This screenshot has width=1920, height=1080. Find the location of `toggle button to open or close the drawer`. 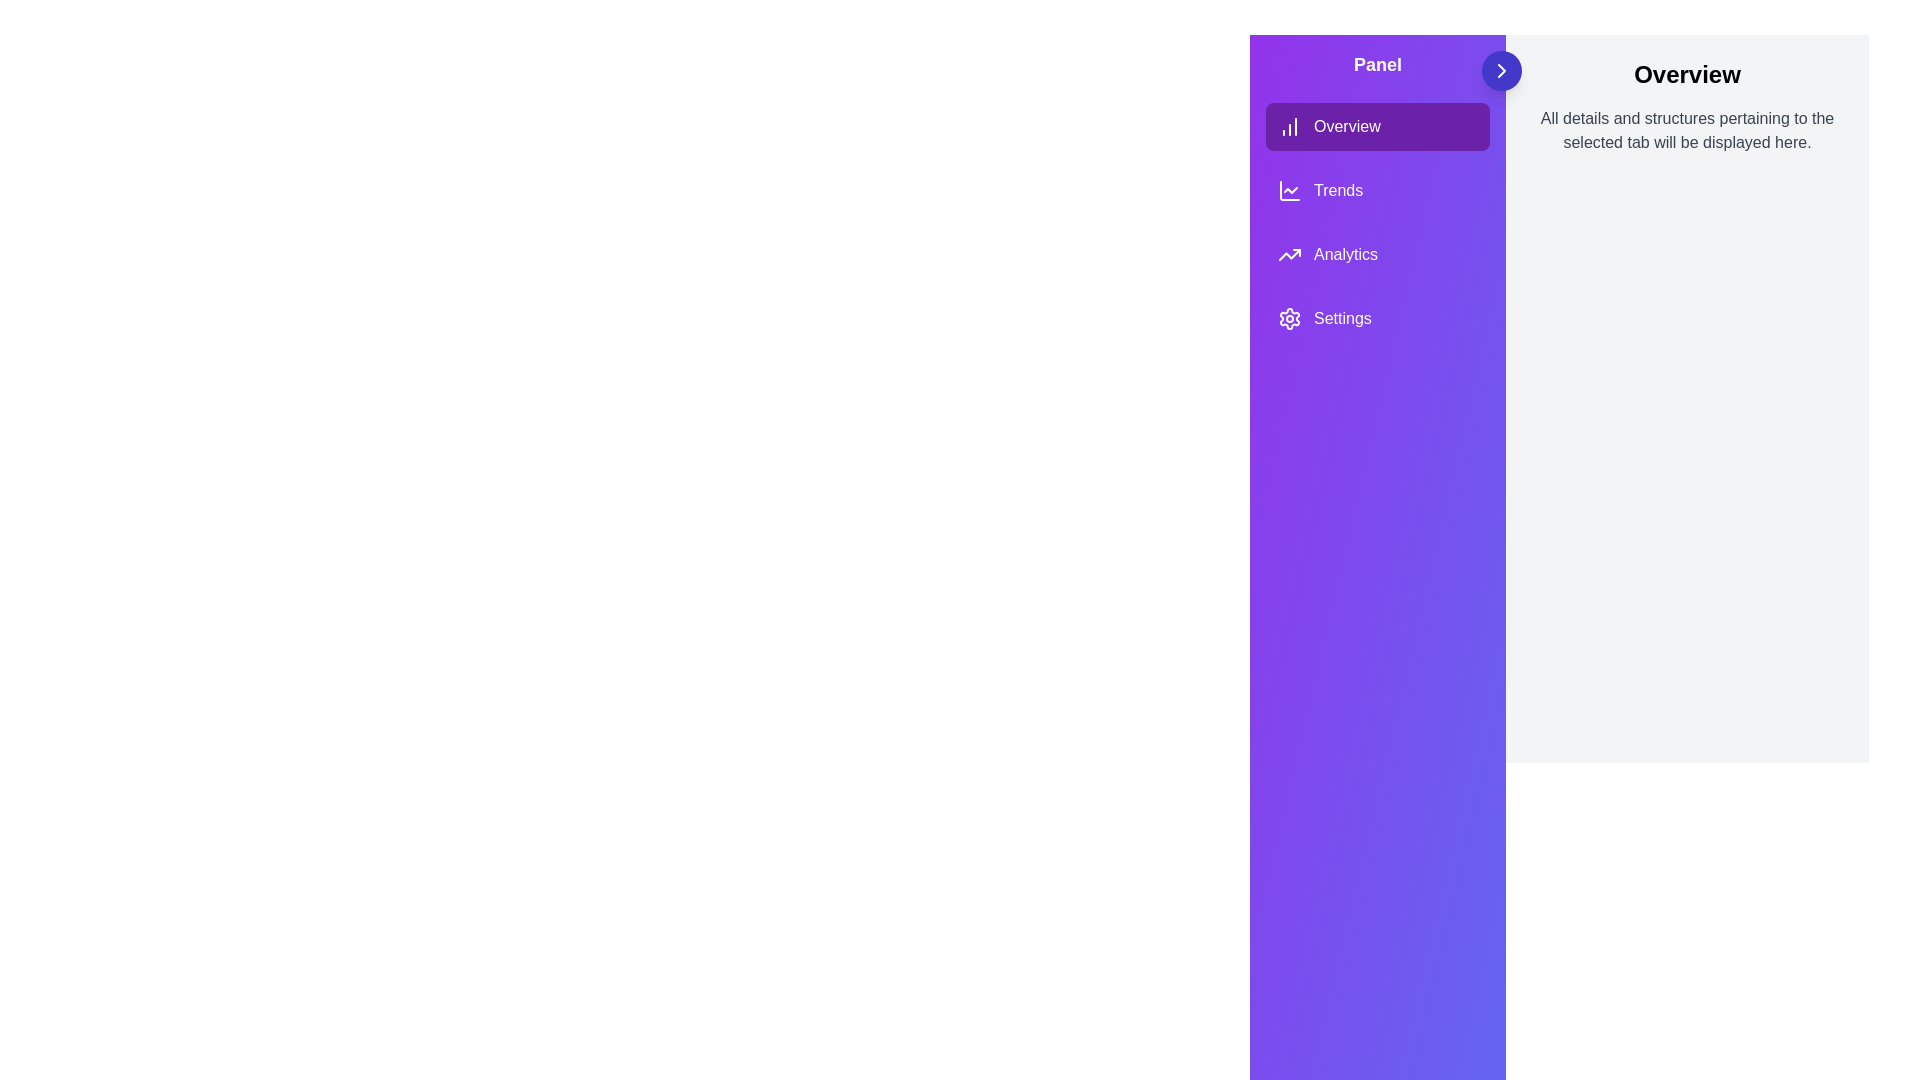

toggle button to open or close the drawer is located at coordinates (1502, 69).